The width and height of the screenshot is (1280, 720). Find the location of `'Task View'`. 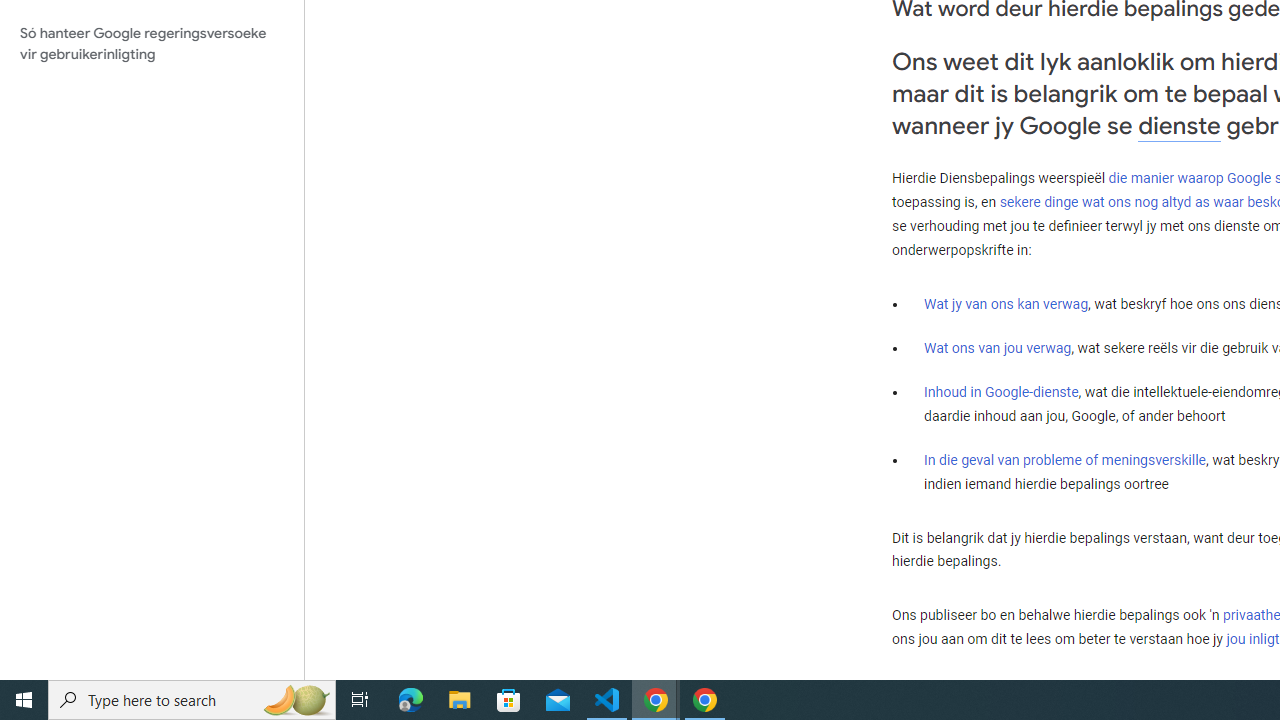

'Task View' is located at coordinates (359, 698).